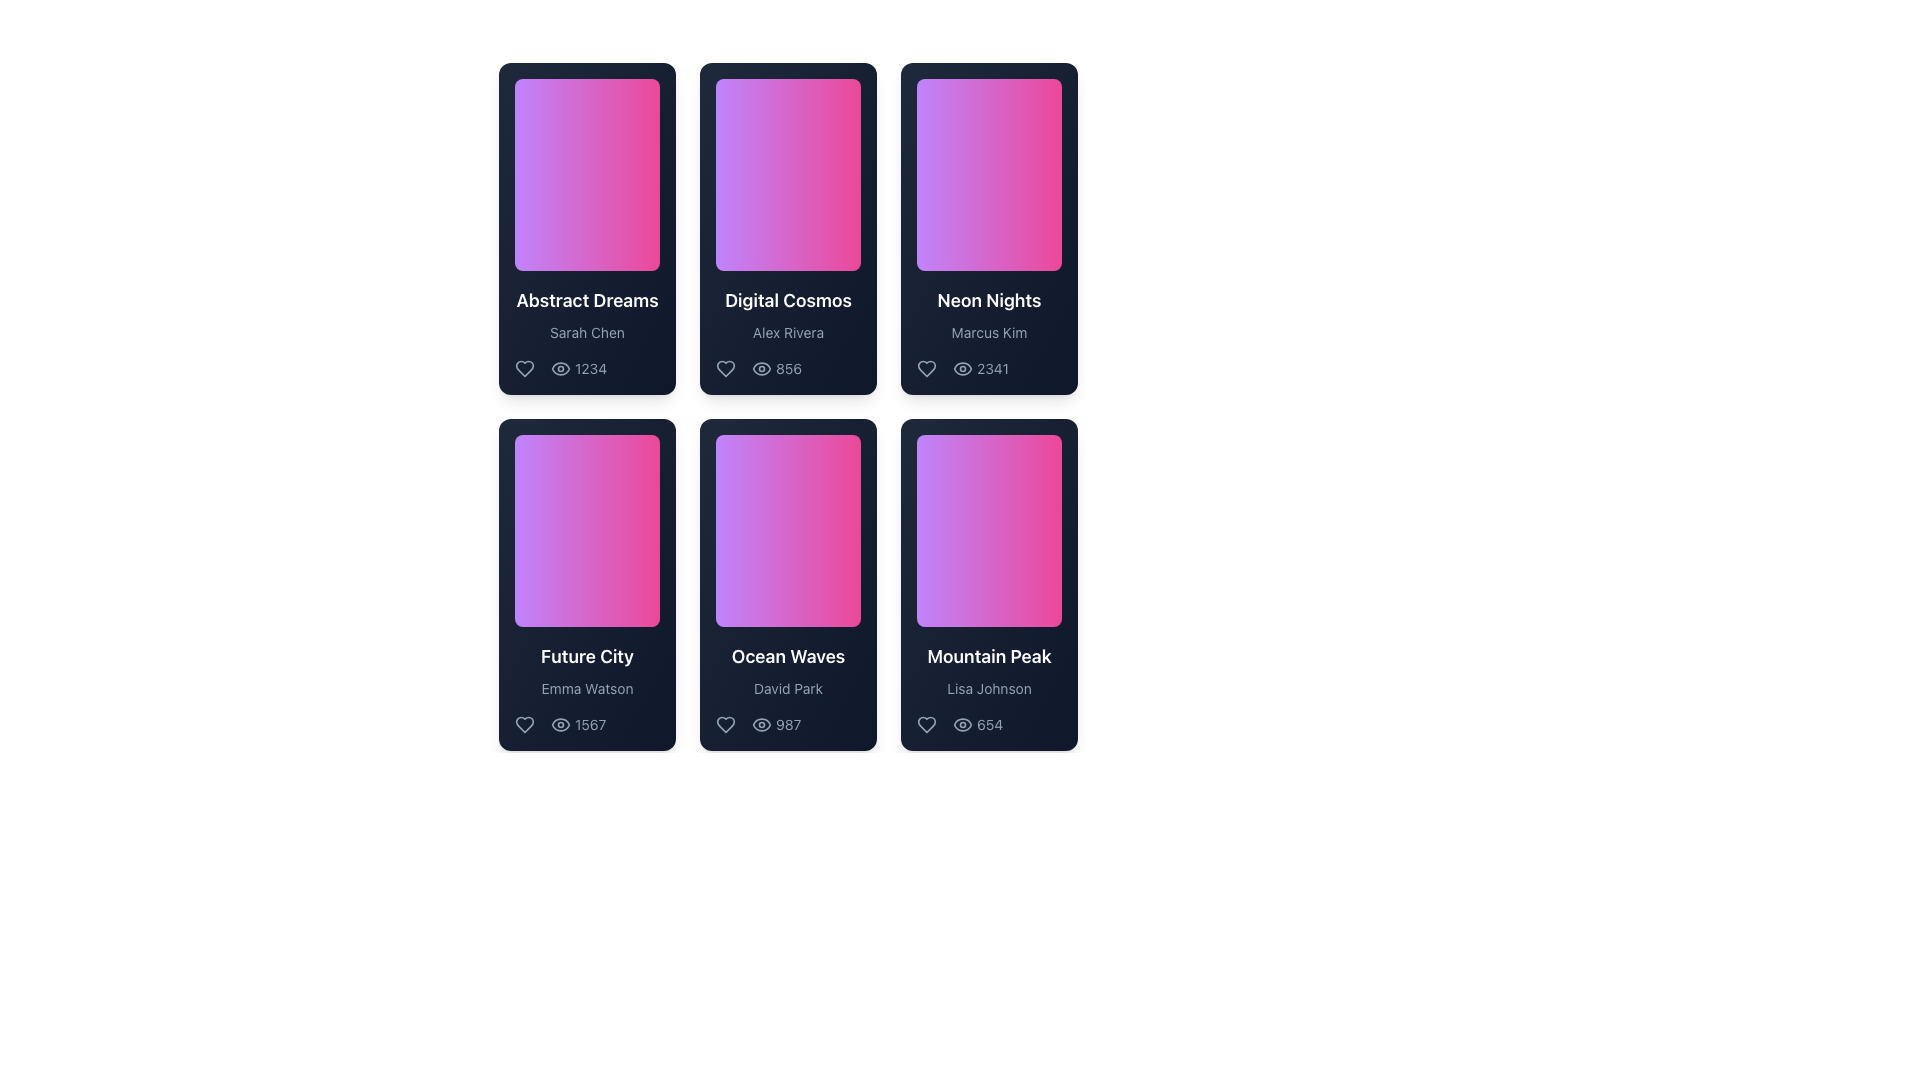 This screenshot has height=1080, width=1920. What do you see at coordinates (775, 725) in the screenshot?
I see `the data display component that features an eye icon and the number '987' in gray font, located beneath the 'Ocean Waves' card by 'David Park'` at bounding box center [775, 725].